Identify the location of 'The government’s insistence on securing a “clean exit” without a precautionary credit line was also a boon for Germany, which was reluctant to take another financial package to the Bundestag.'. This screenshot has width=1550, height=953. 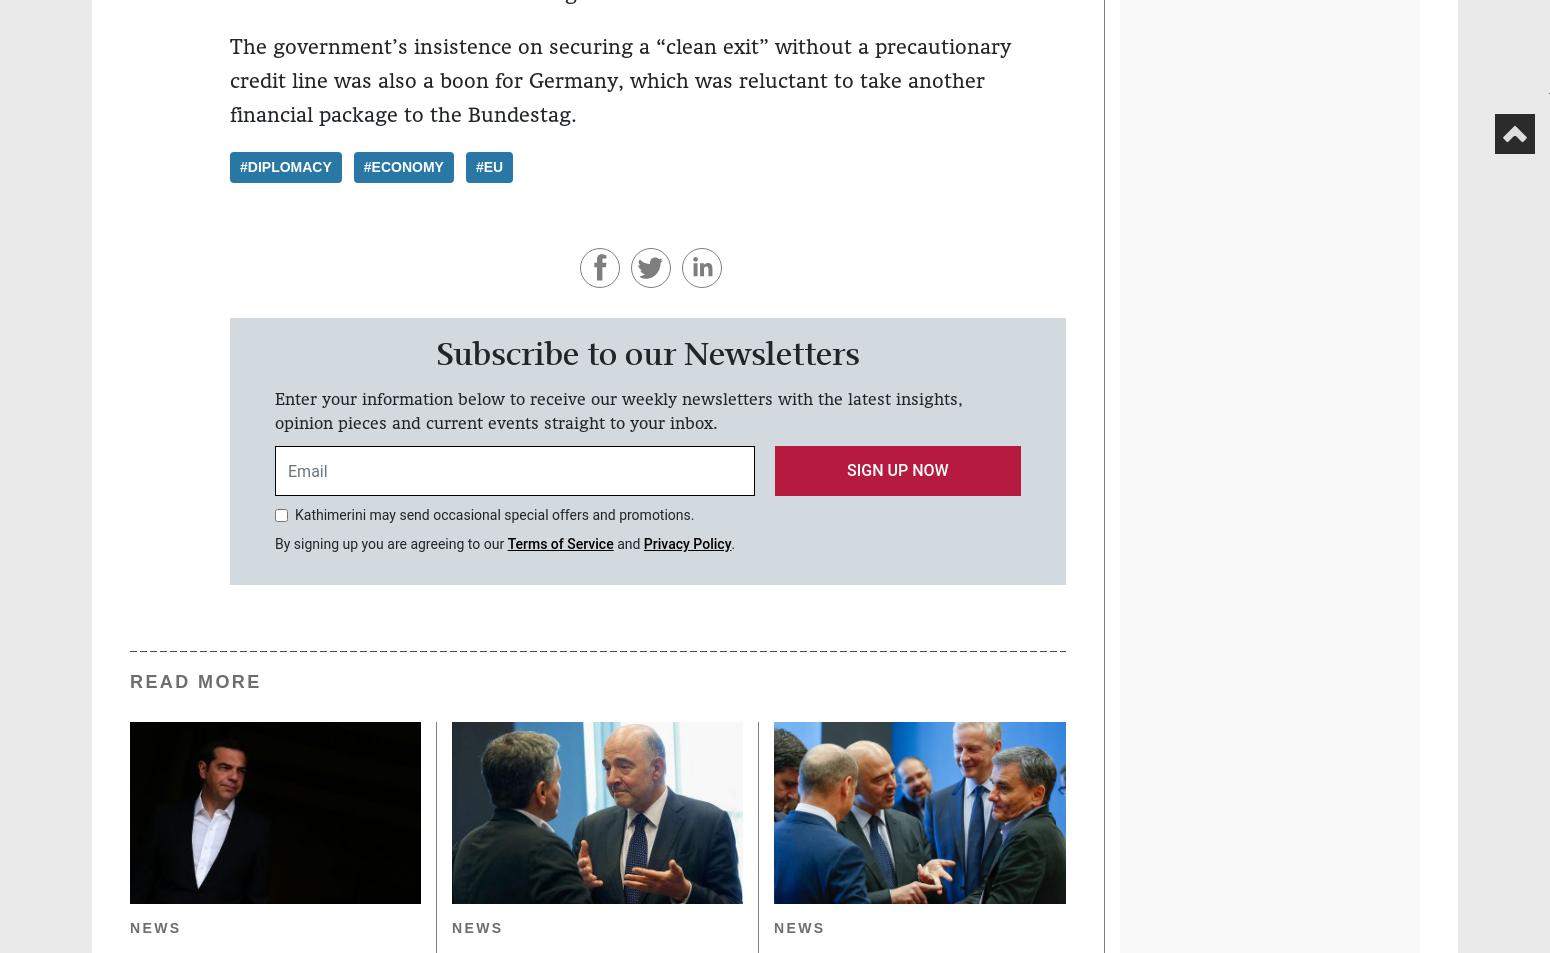
(620, 80).